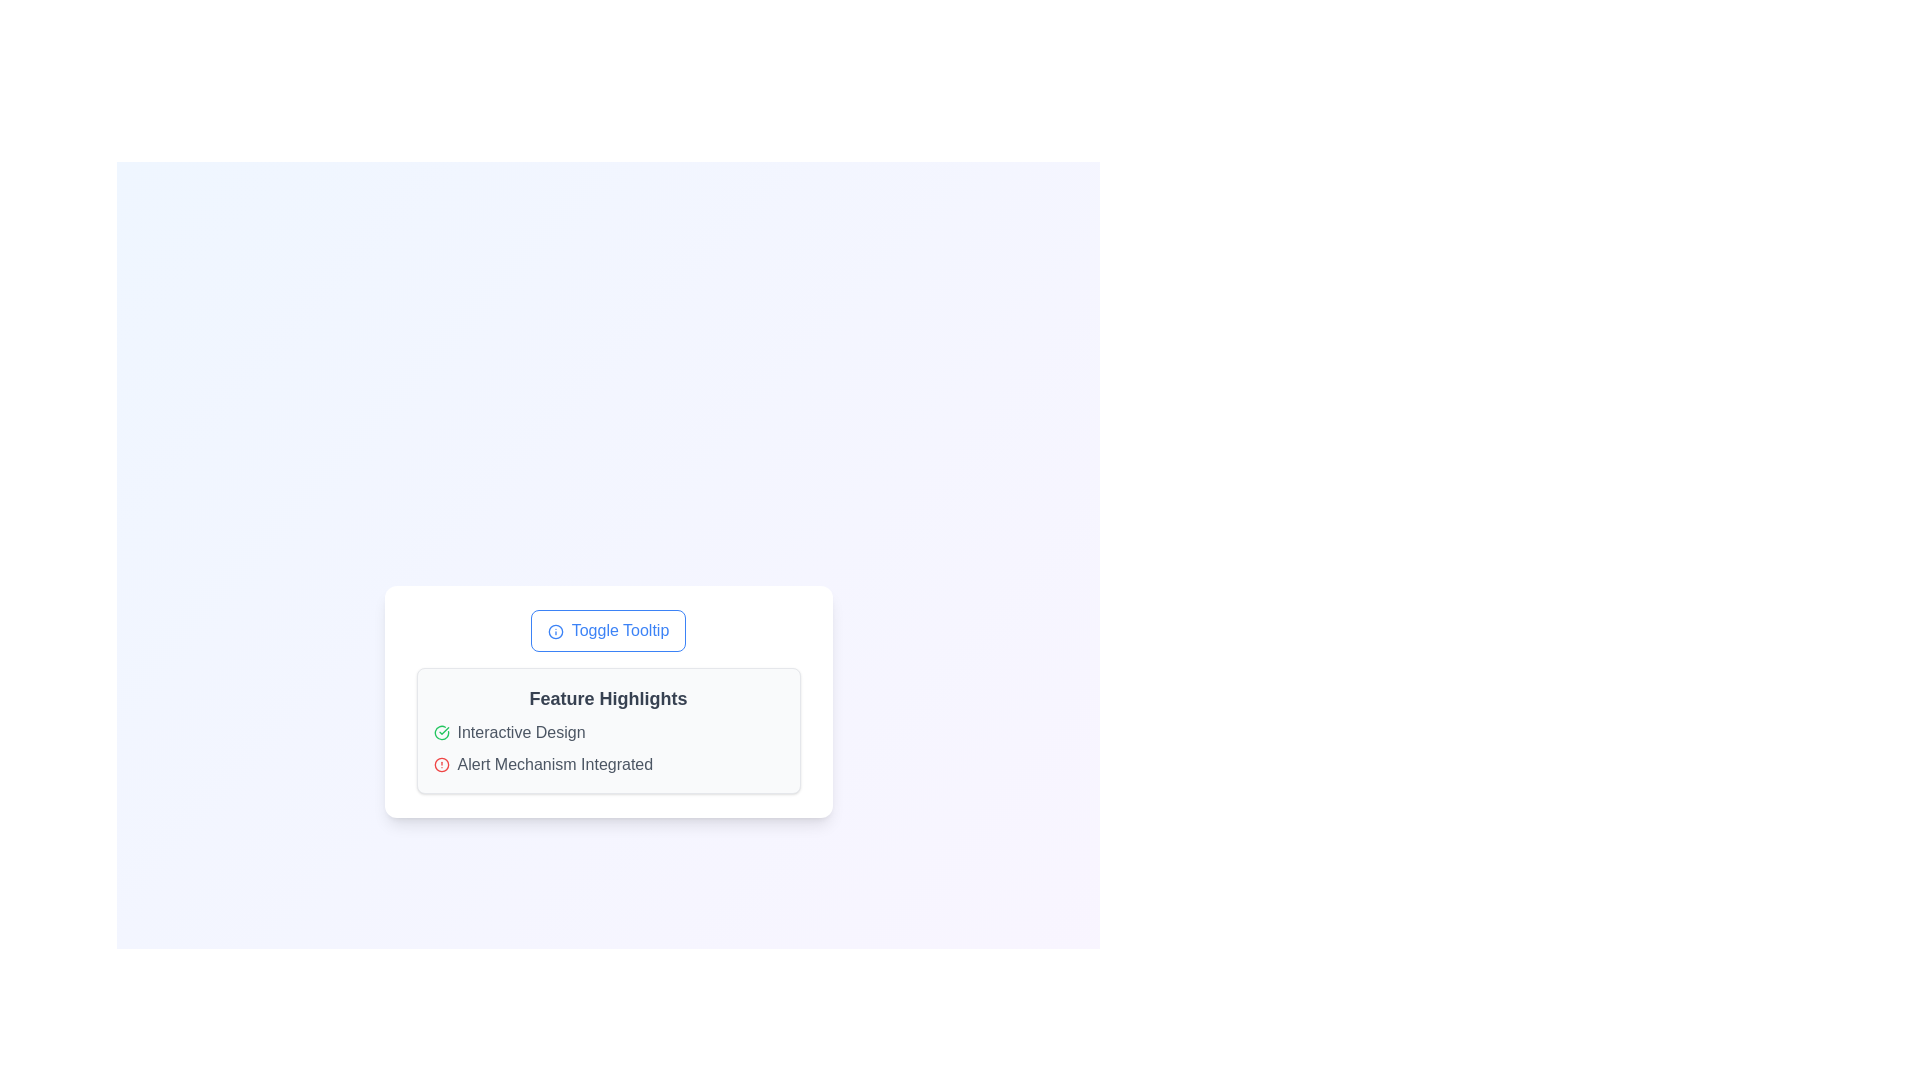  I want to click on the circular graphical element within the alert icon, which visually denotes an alert state next to the text 'Alert Mechanism Integrated', so click(440, 764).